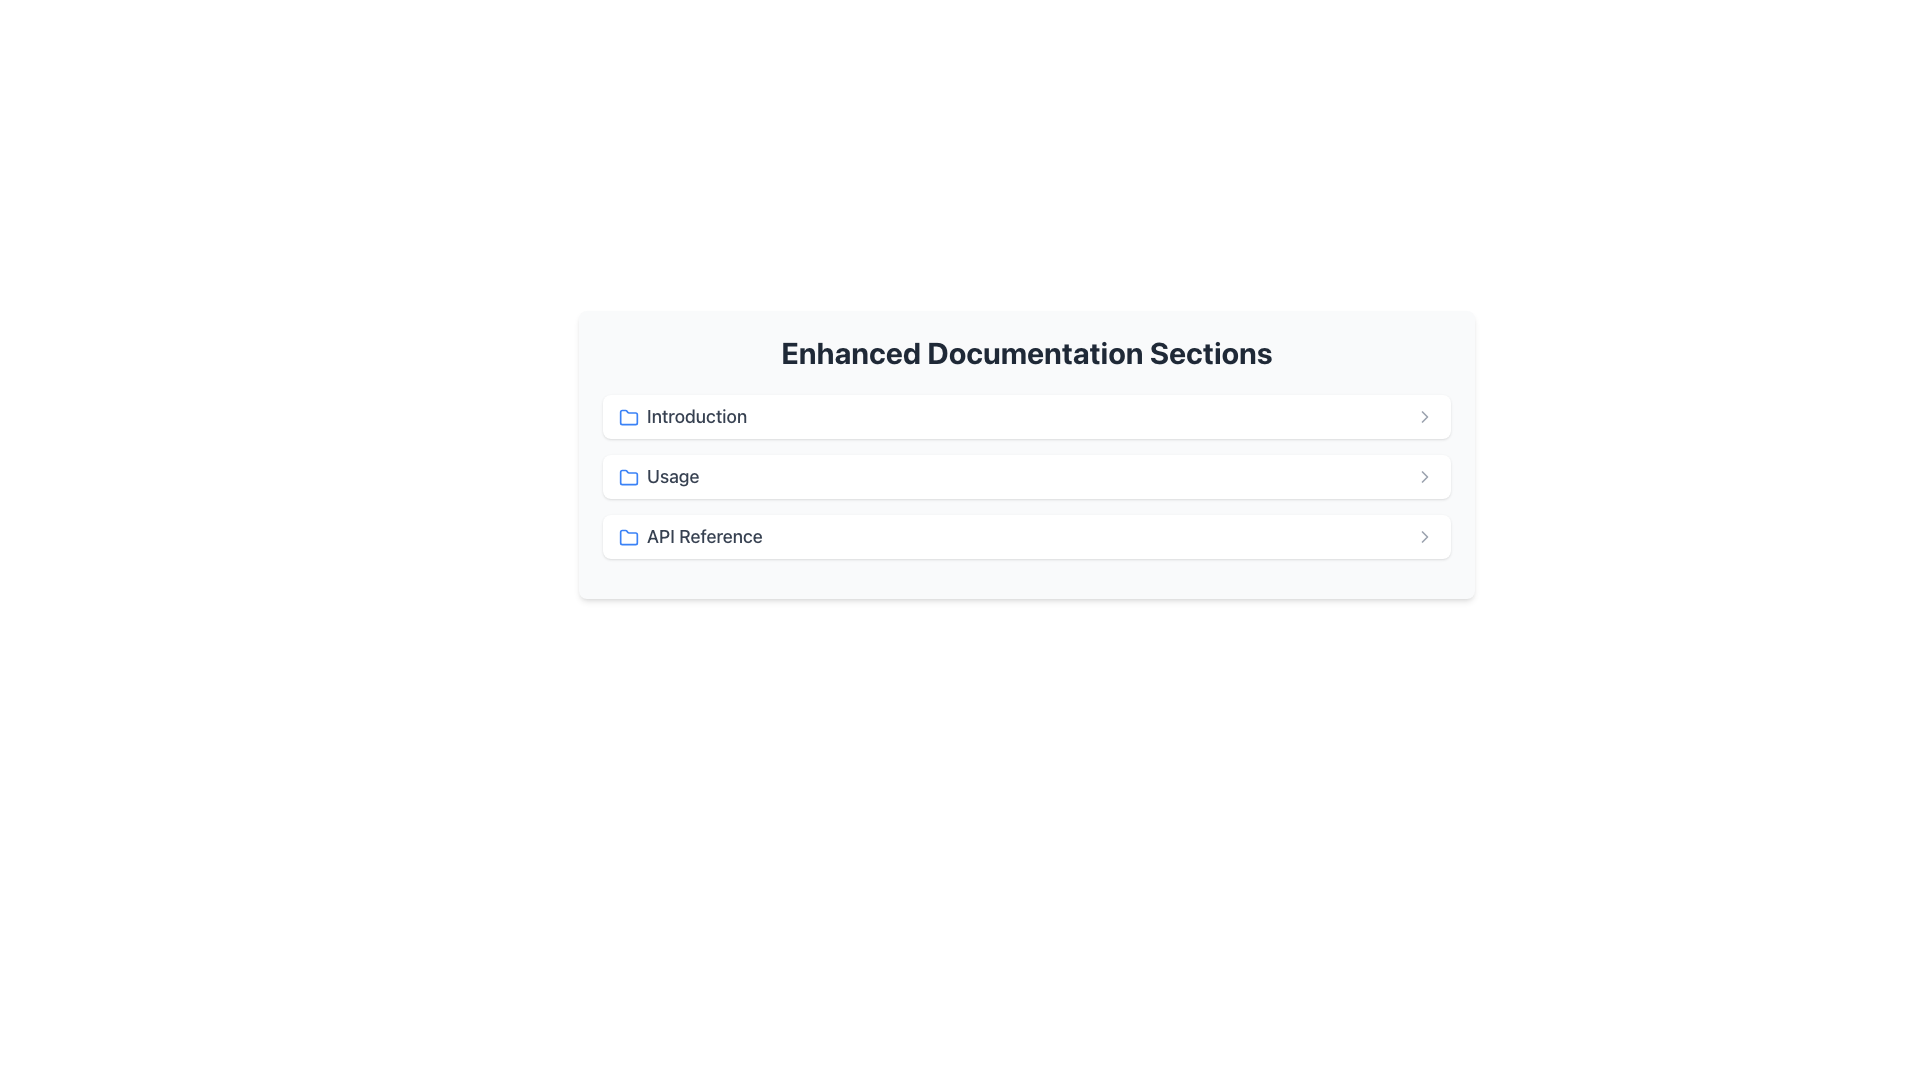 This screenshot has width=1920, height=1080. Describe the element at coordinates (627, 536) in the screenshot. I see `the folder icon associated with the 'API Reference' section, located on the third row of the vertical list of items` at that location.